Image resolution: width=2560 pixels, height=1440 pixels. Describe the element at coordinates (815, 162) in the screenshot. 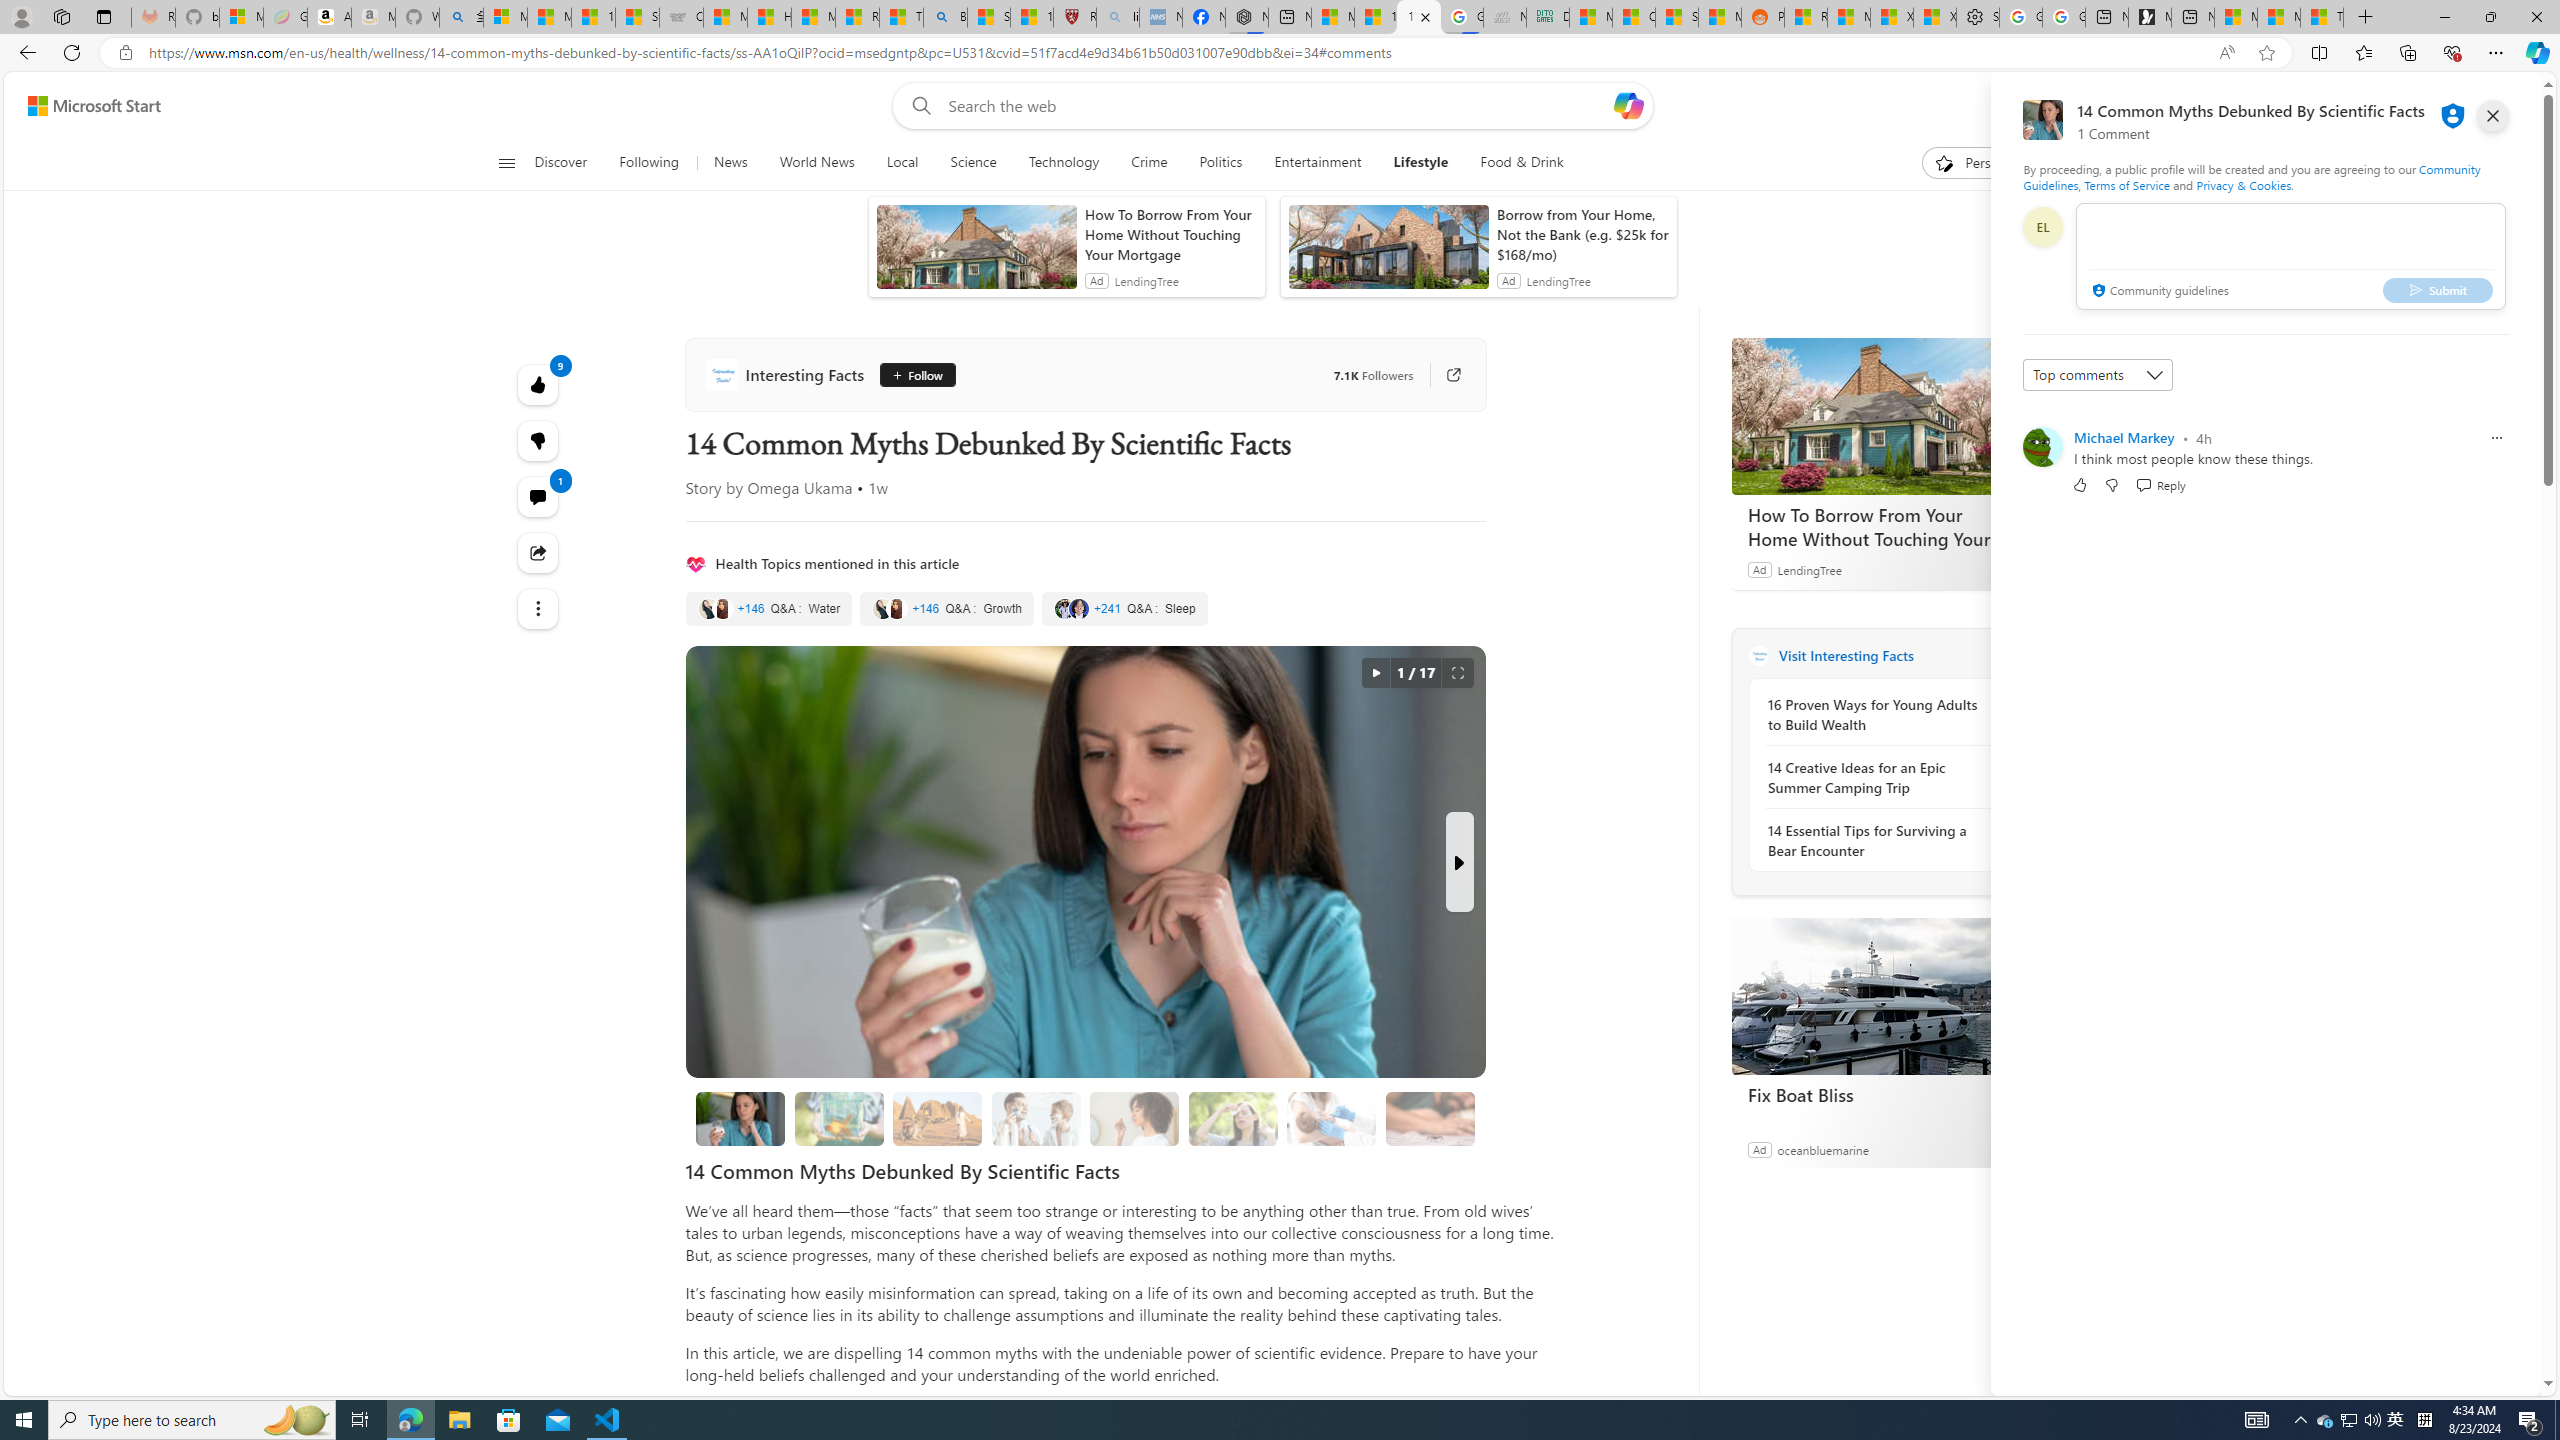

I see `'World News'` at that location.